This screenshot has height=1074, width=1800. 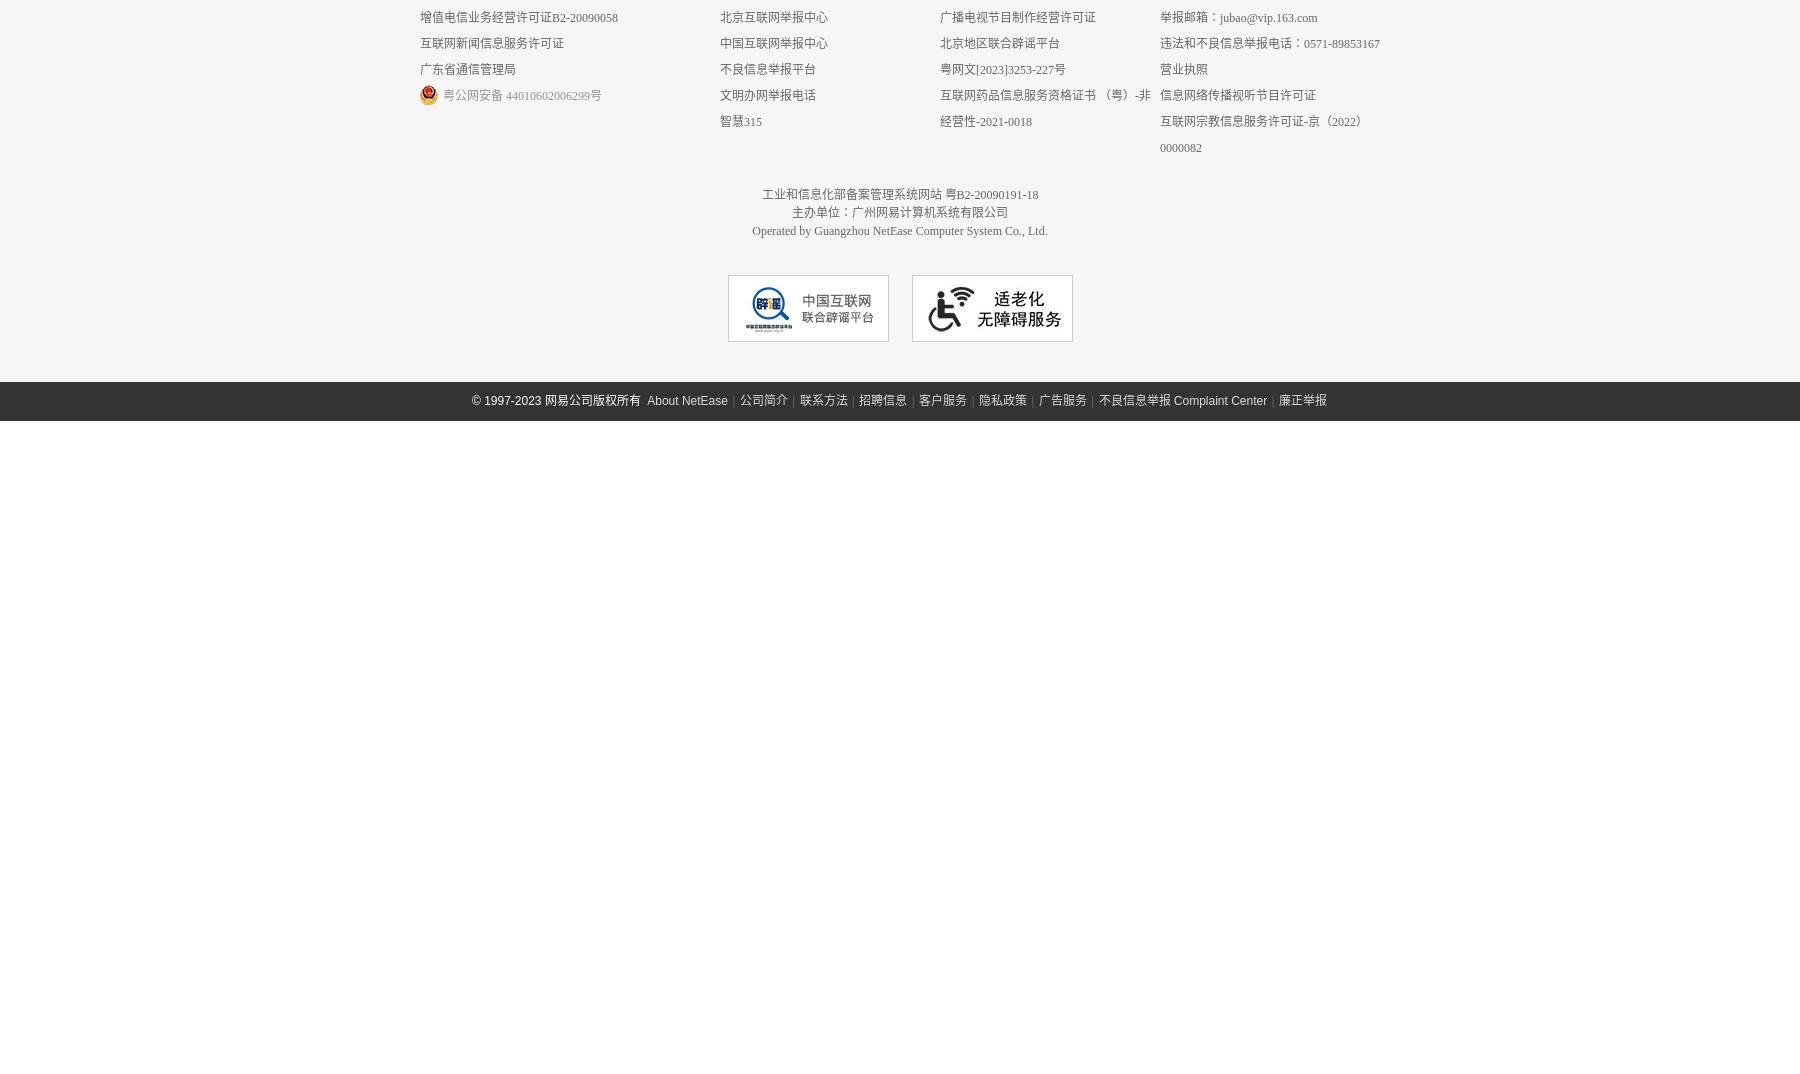 I want to click on '1997-2023 网易公司版权所有', so click(x=306, y=1063).